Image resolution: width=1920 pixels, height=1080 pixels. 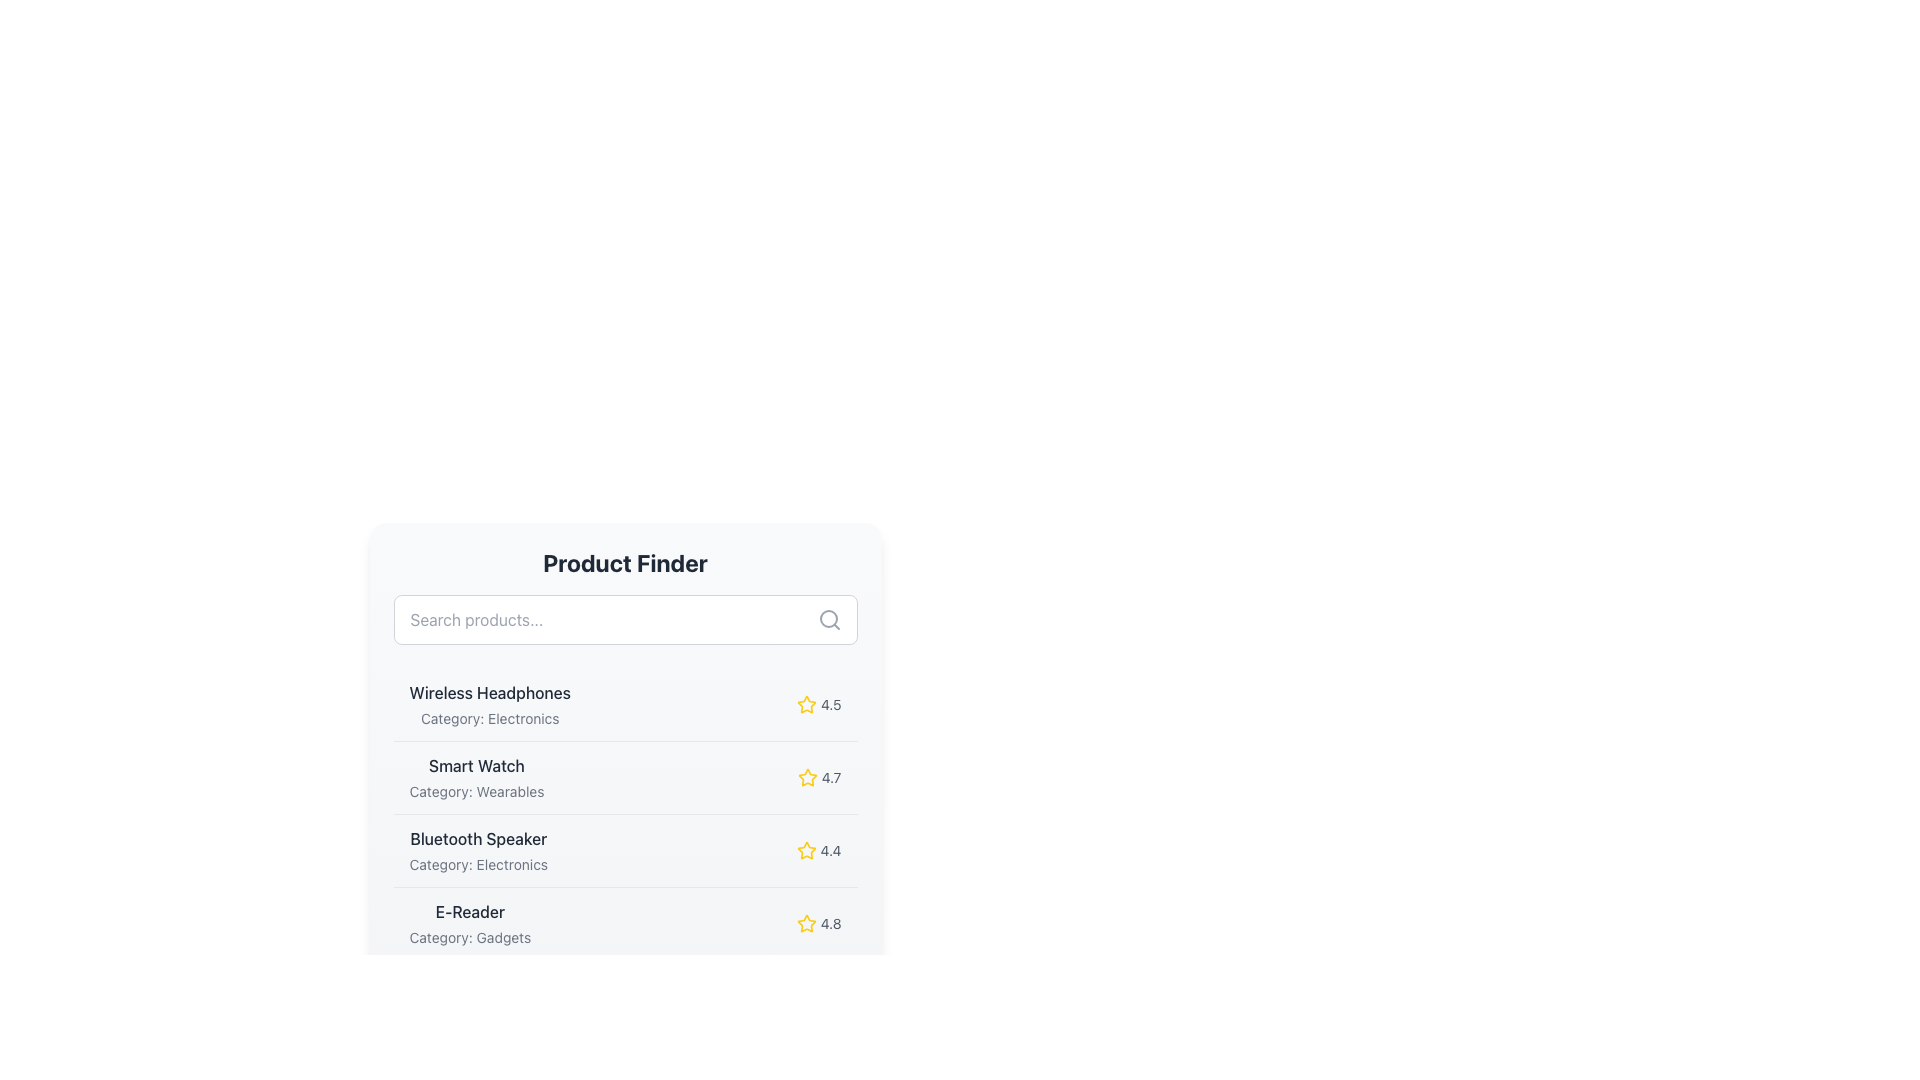 What do you see at coordinates (807, 777) in the screenshot?
I see `the rating star icon located to the right of the 'Smart Watch' text and before the '4.7' rating text` at bounding box center [807, 777].